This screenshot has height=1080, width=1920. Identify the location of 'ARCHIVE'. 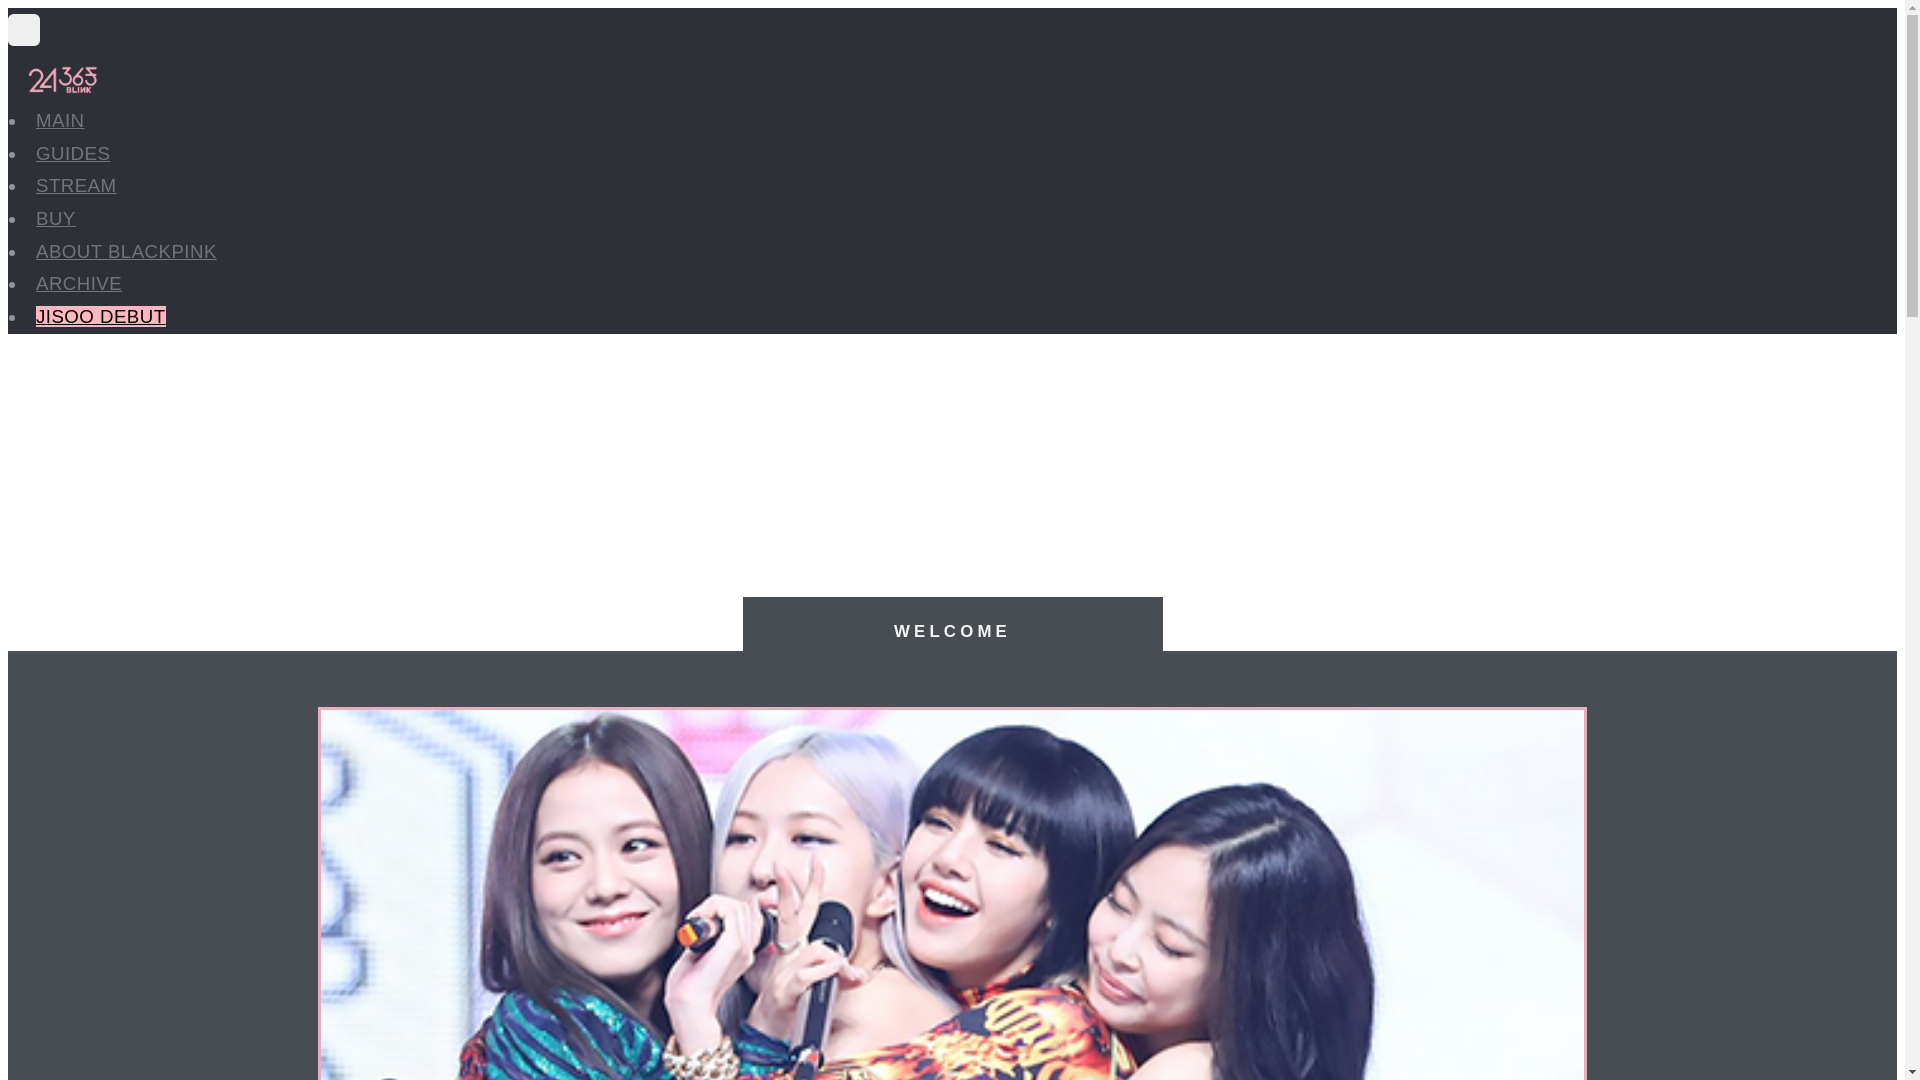
(78, 283).